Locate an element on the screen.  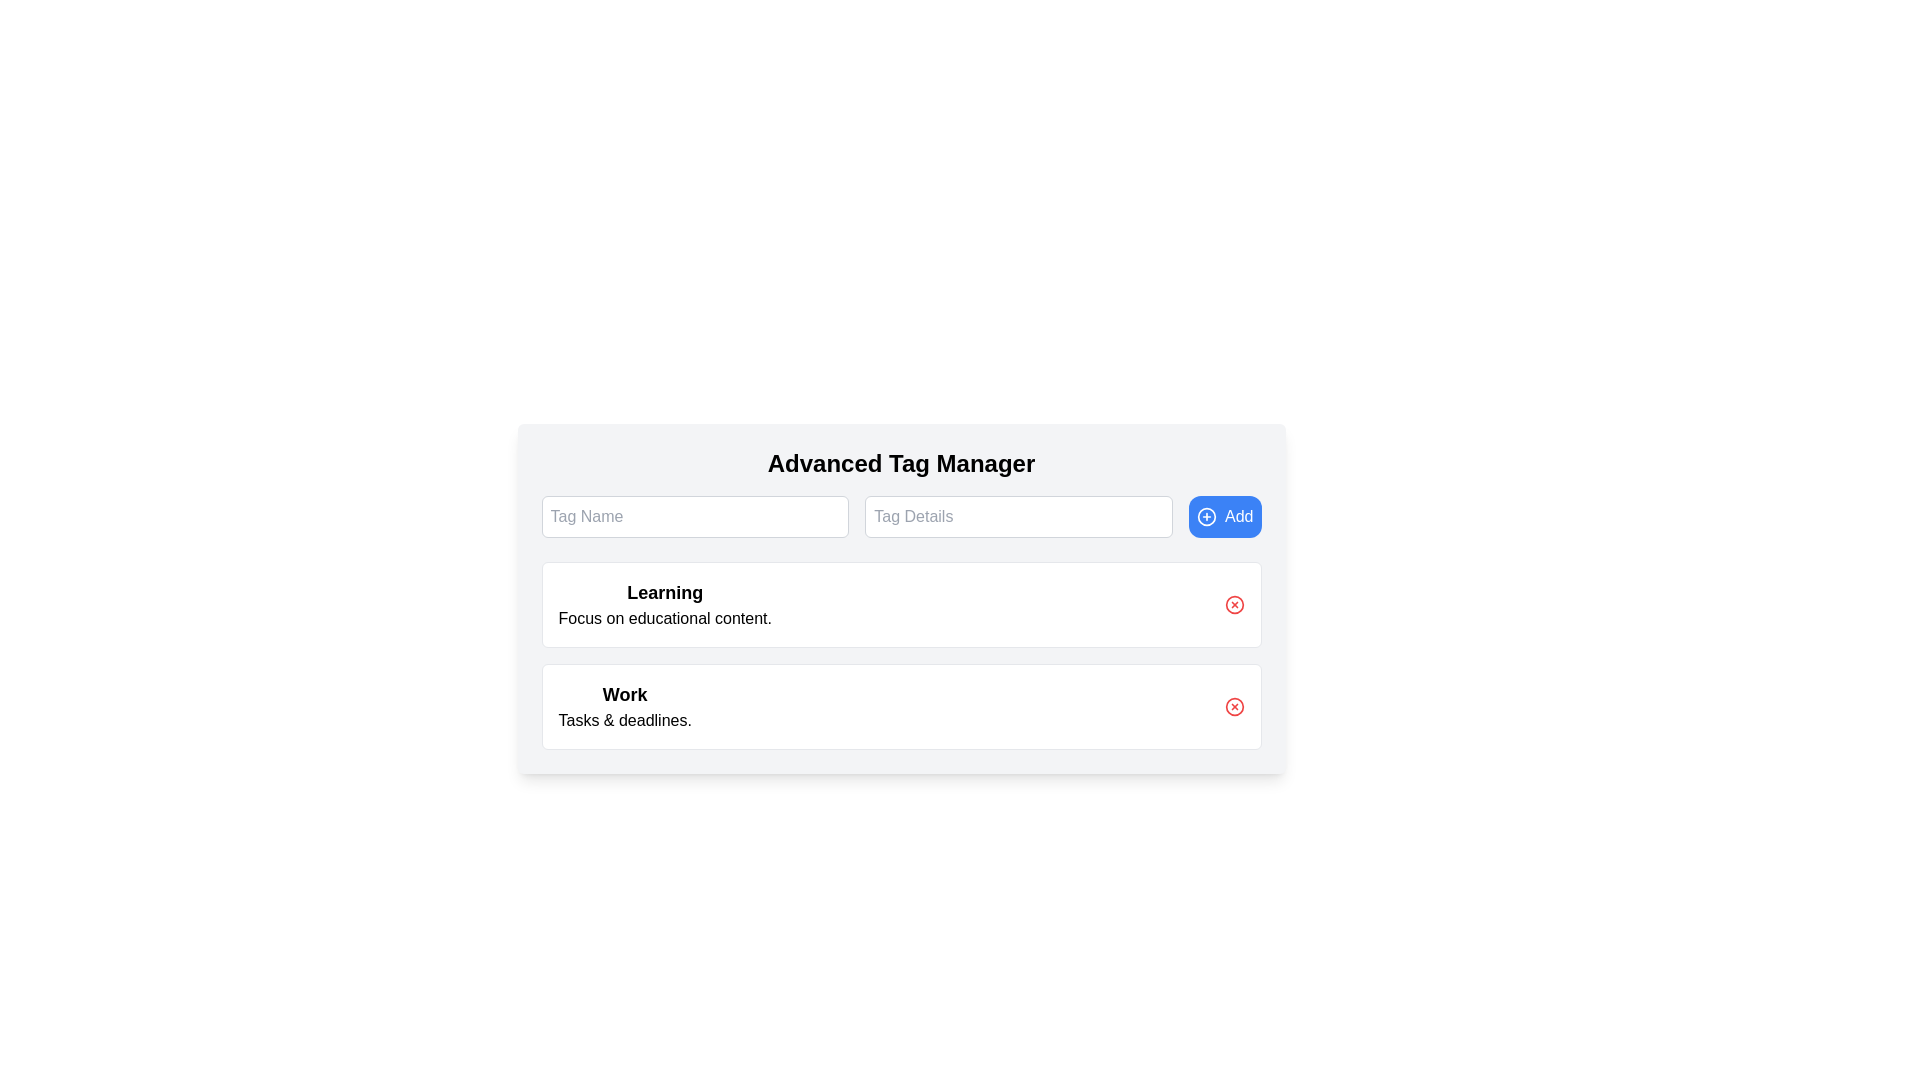
the text label that reads 'Focus on educational content.' which is positioned directly below the 'Learning' heading is located at coordinates (665, 617).